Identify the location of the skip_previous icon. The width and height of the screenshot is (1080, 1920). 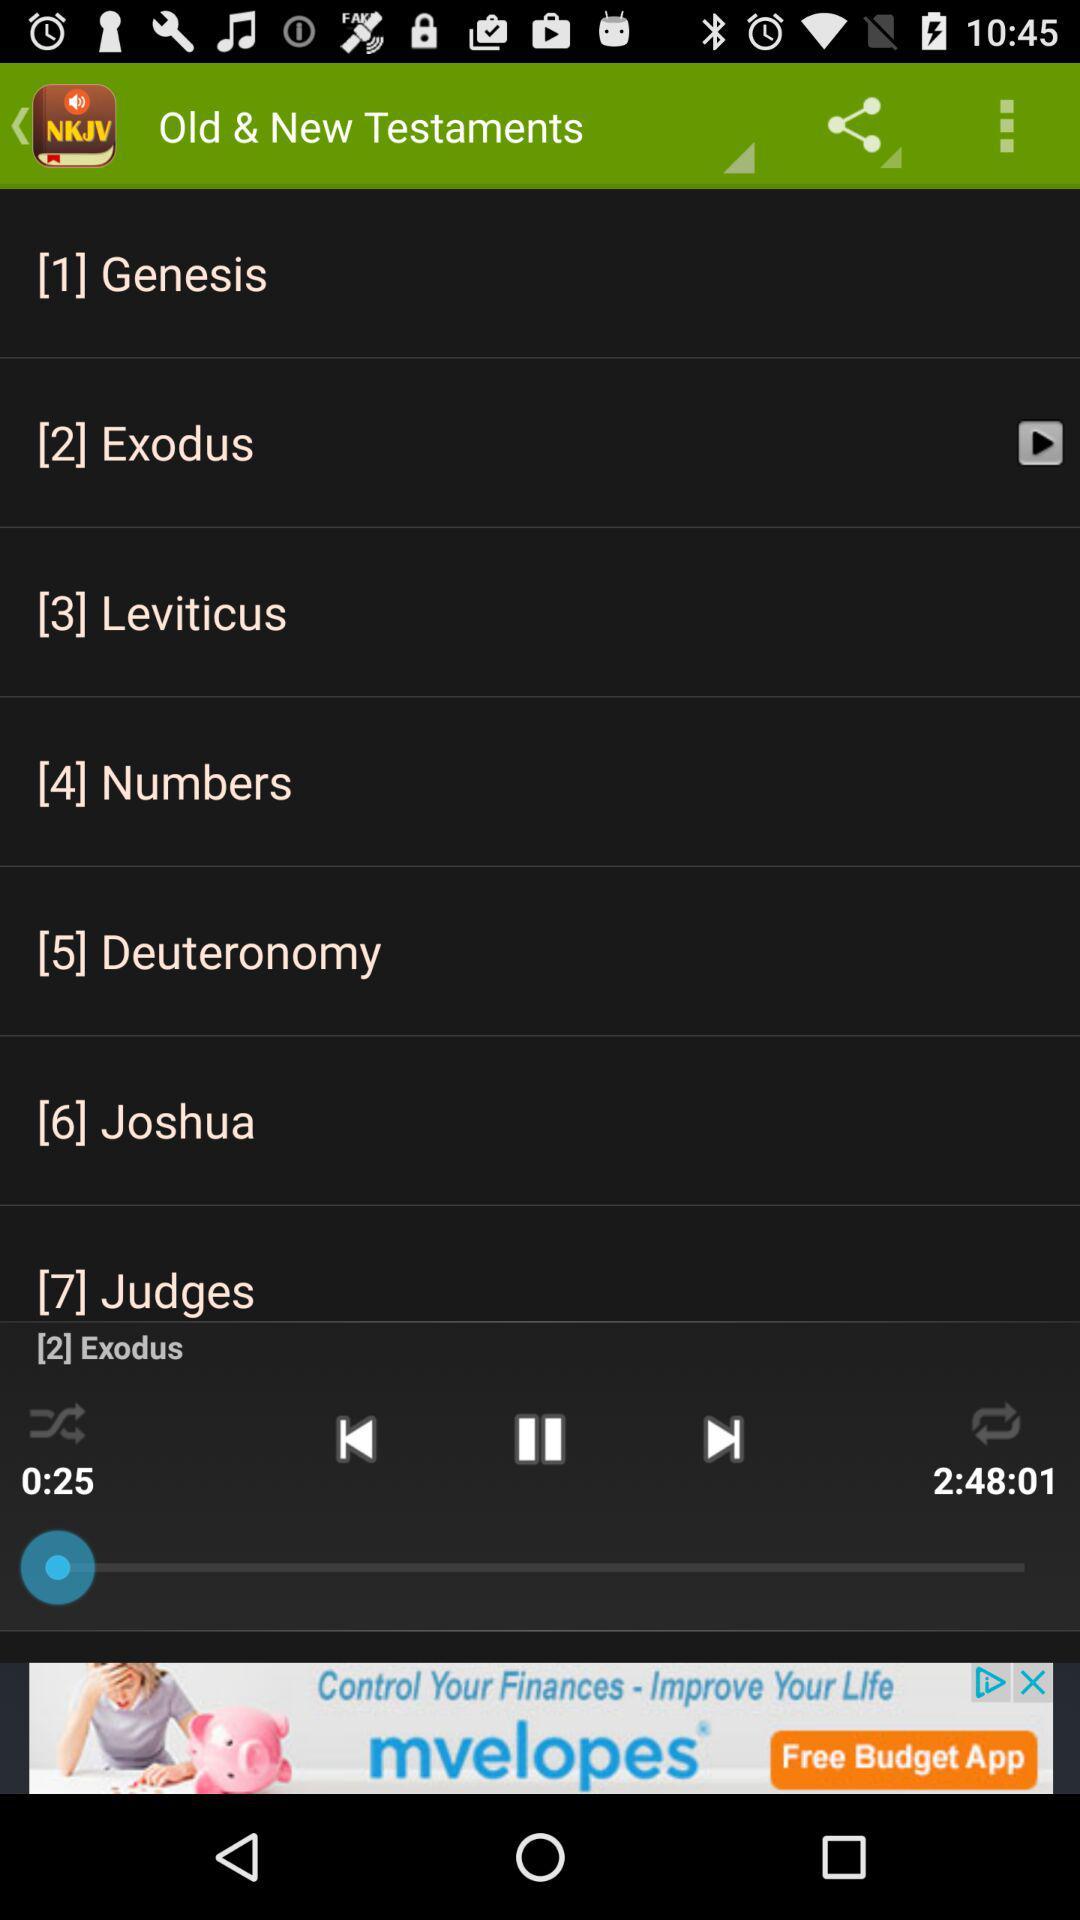
(354, 1538).